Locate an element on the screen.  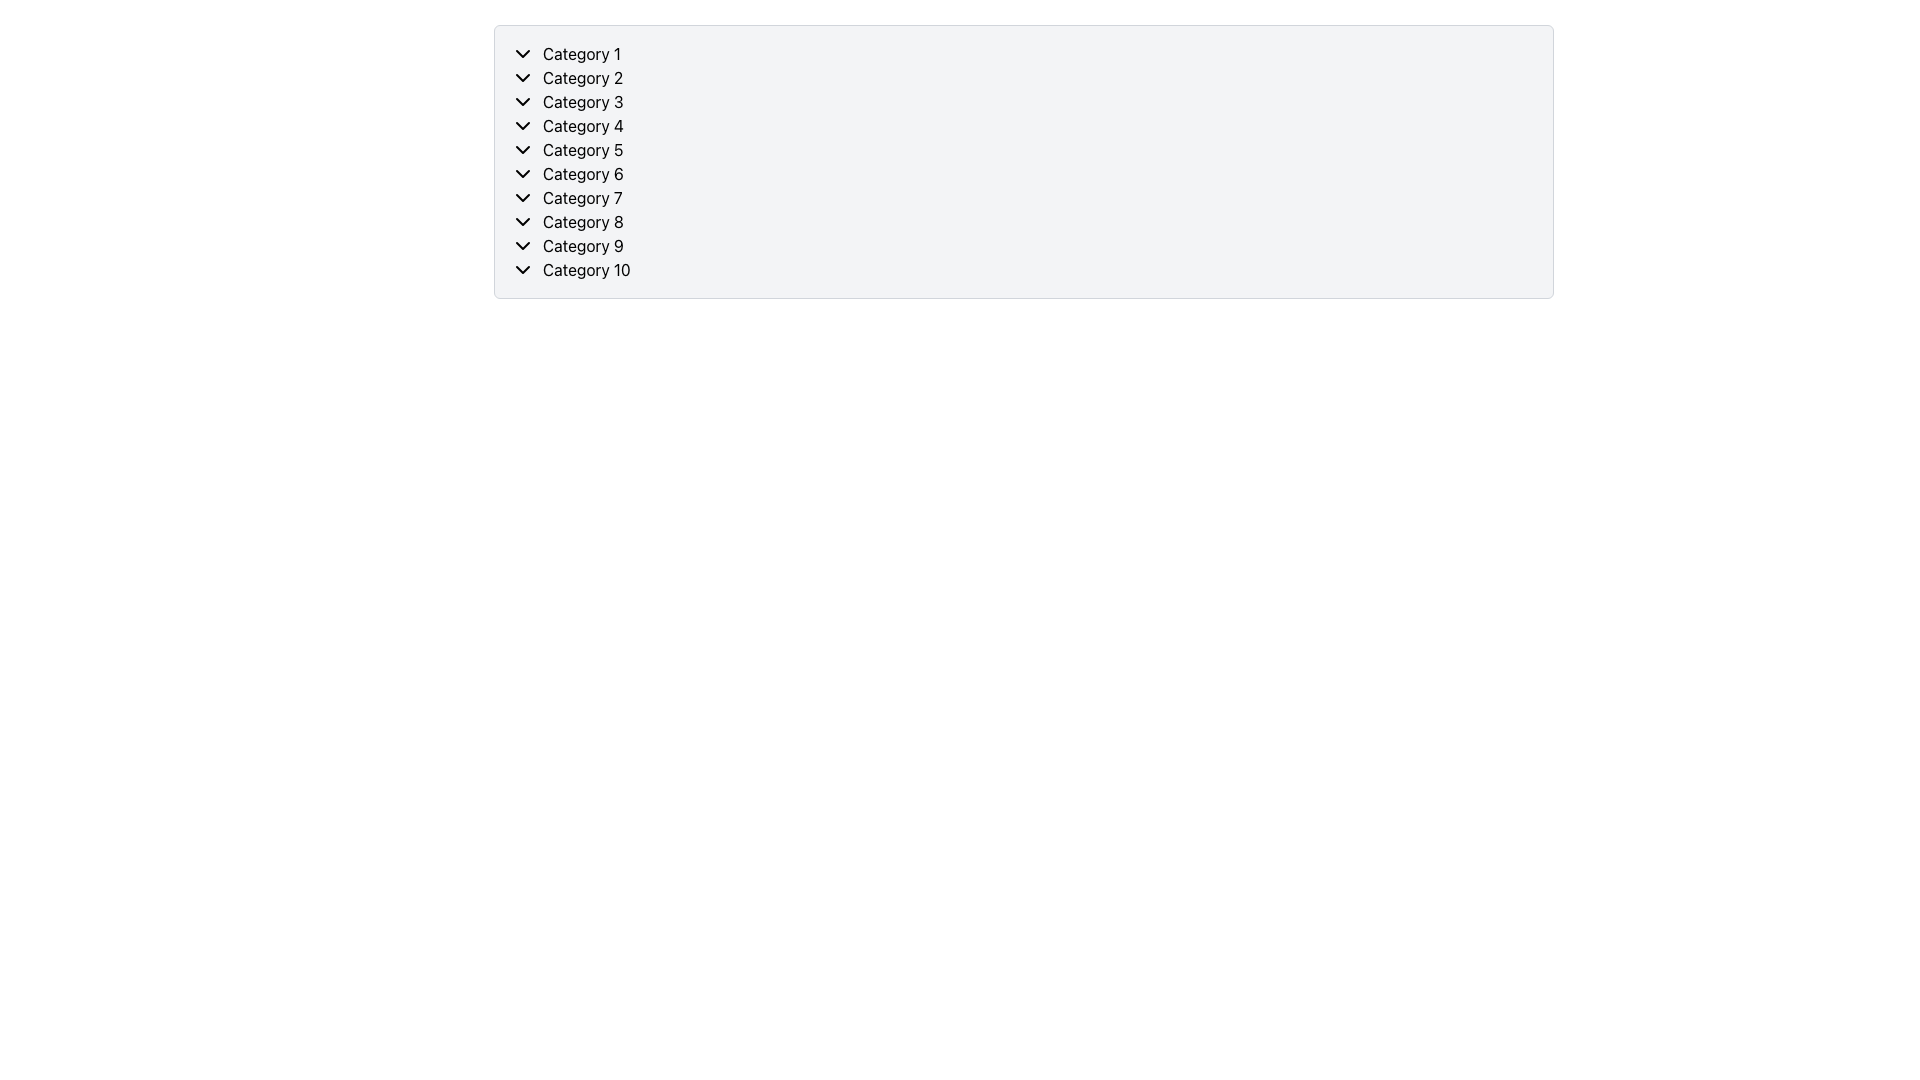
the chevron icon next to 'Category 2' is located at coordinates (523, 76).